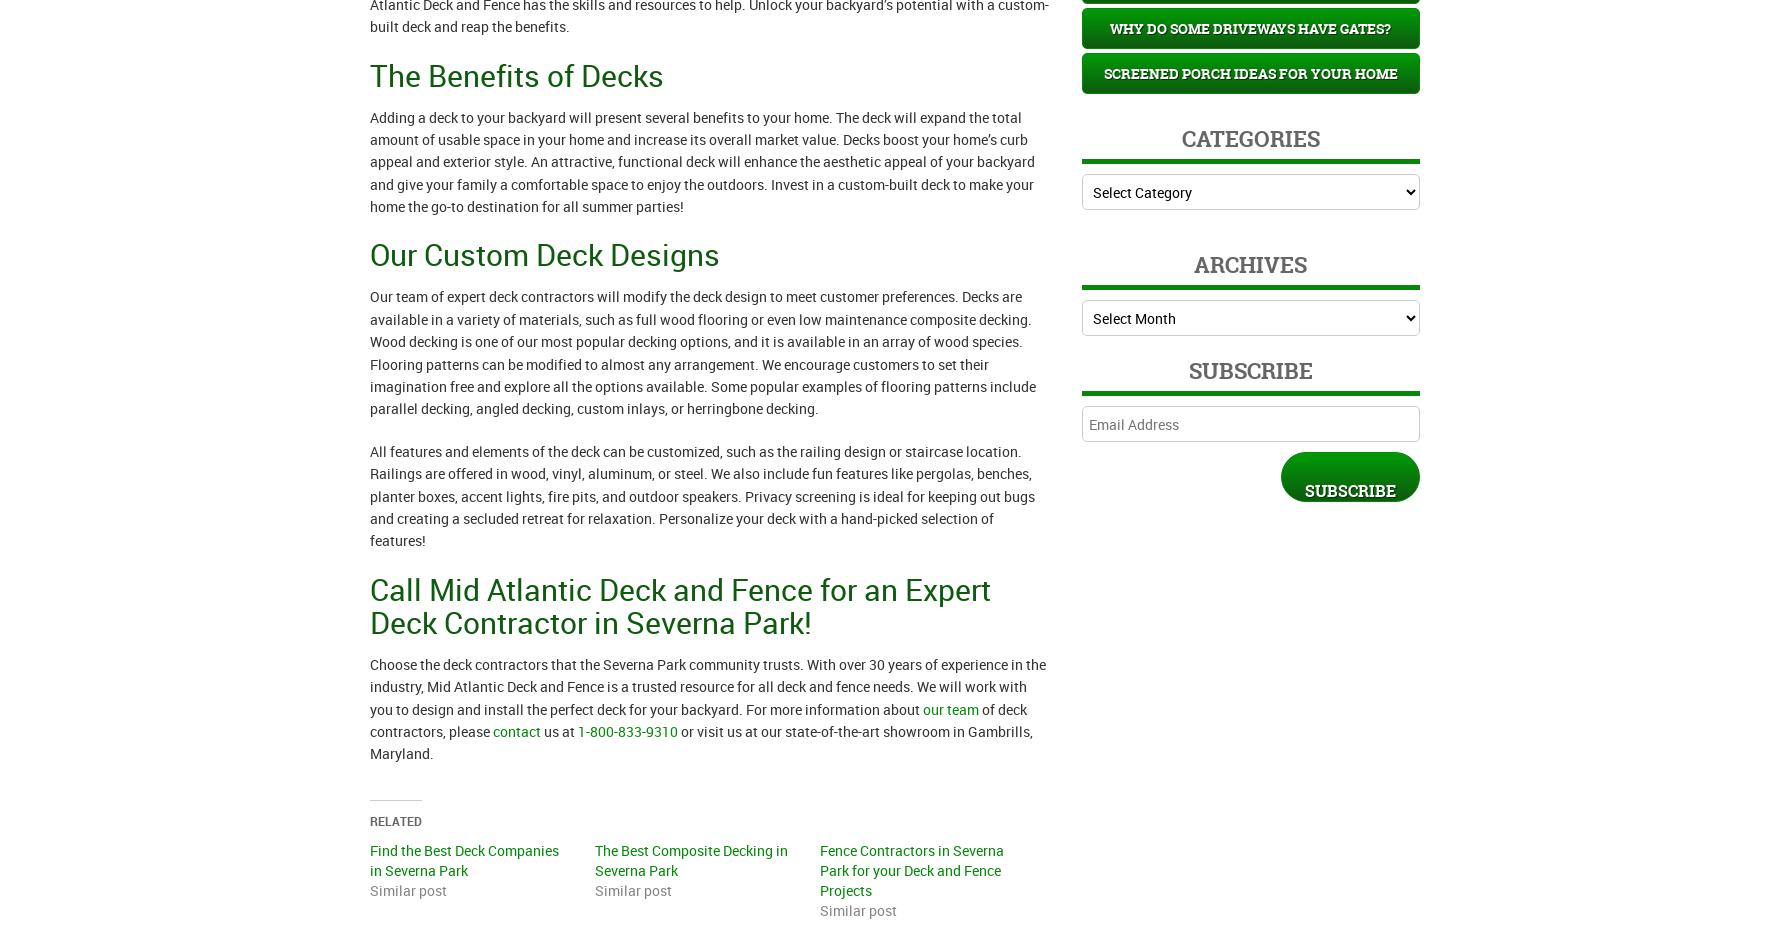  Describe the element at coordinates (627, 729) in the screenshot. I see `'1-800-833-9310'` at that location.